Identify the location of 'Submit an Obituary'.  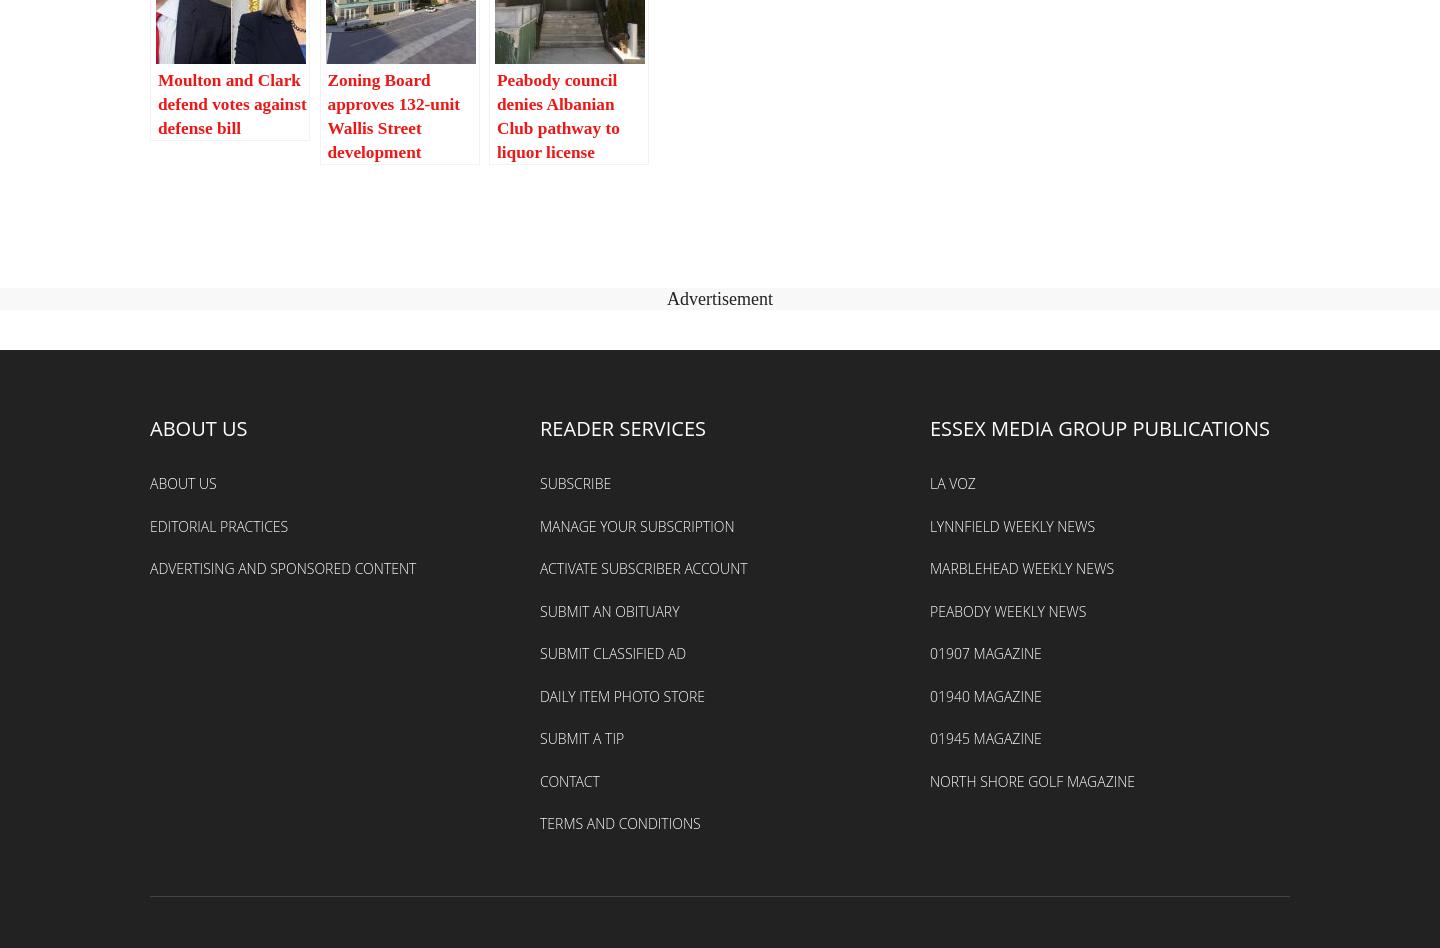
(608, 609).